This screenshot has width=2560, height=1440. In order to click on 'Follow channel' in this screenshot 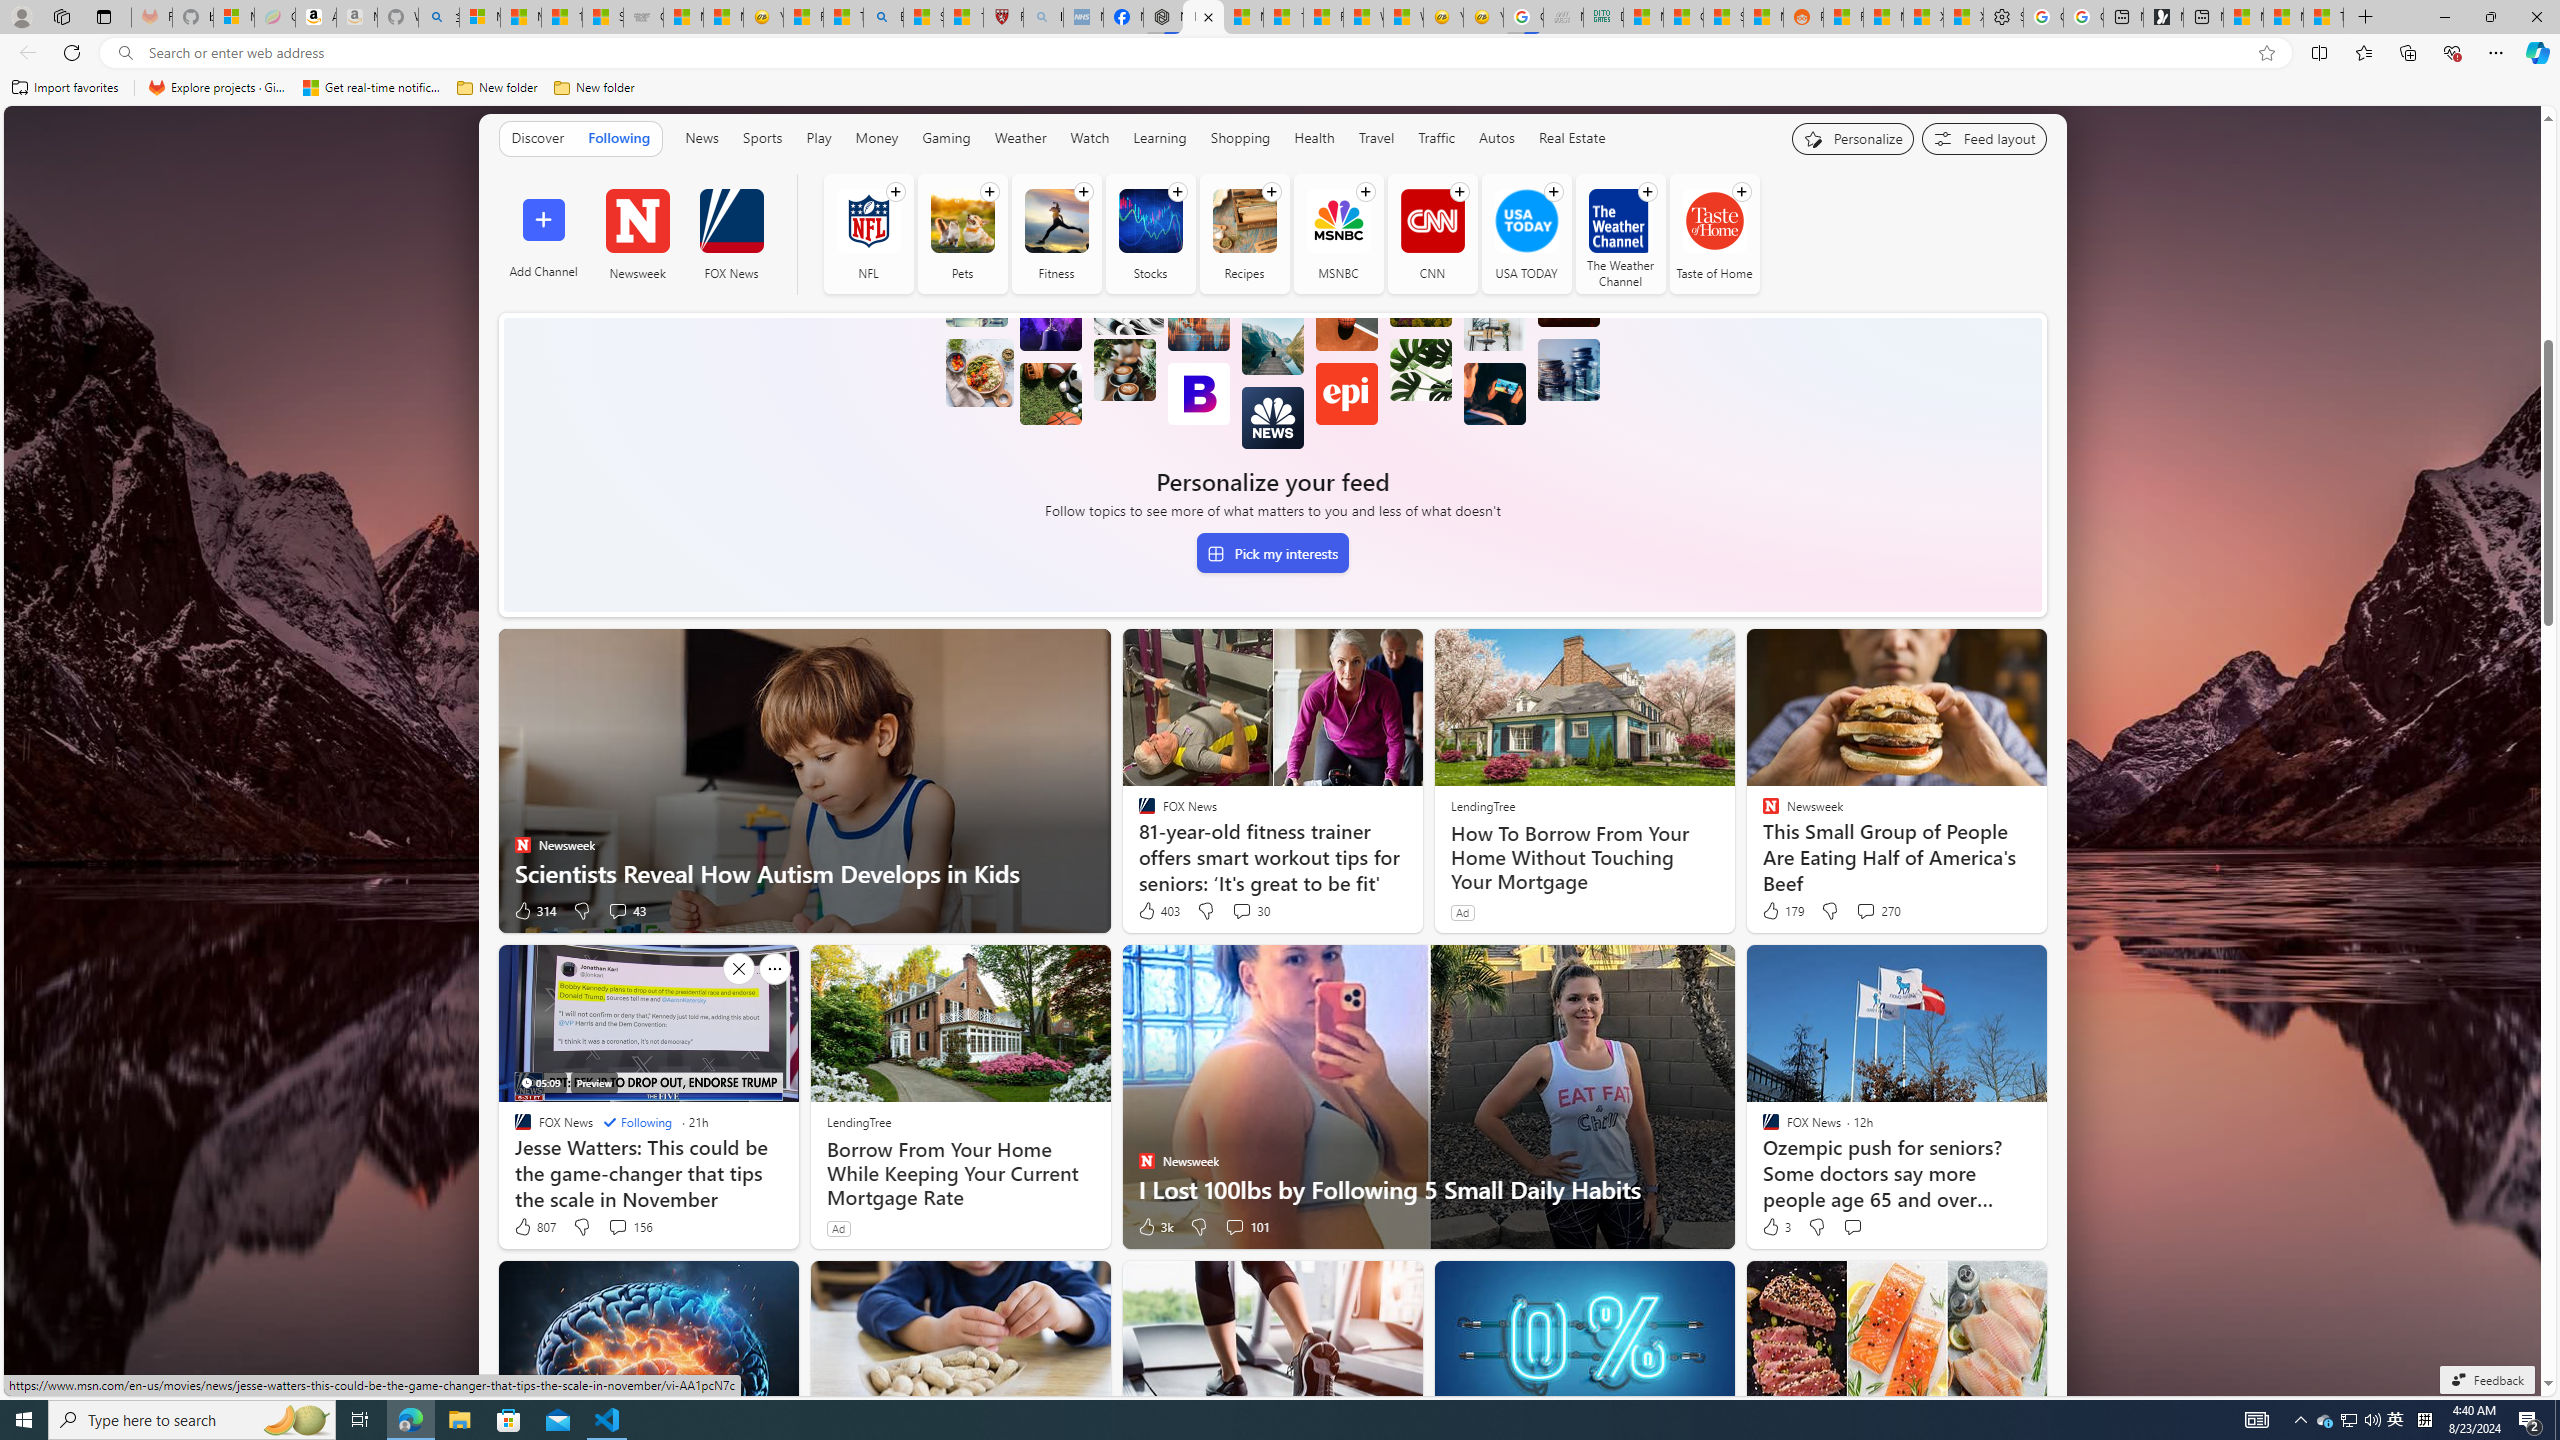, I will do `click(1740, 191)`.